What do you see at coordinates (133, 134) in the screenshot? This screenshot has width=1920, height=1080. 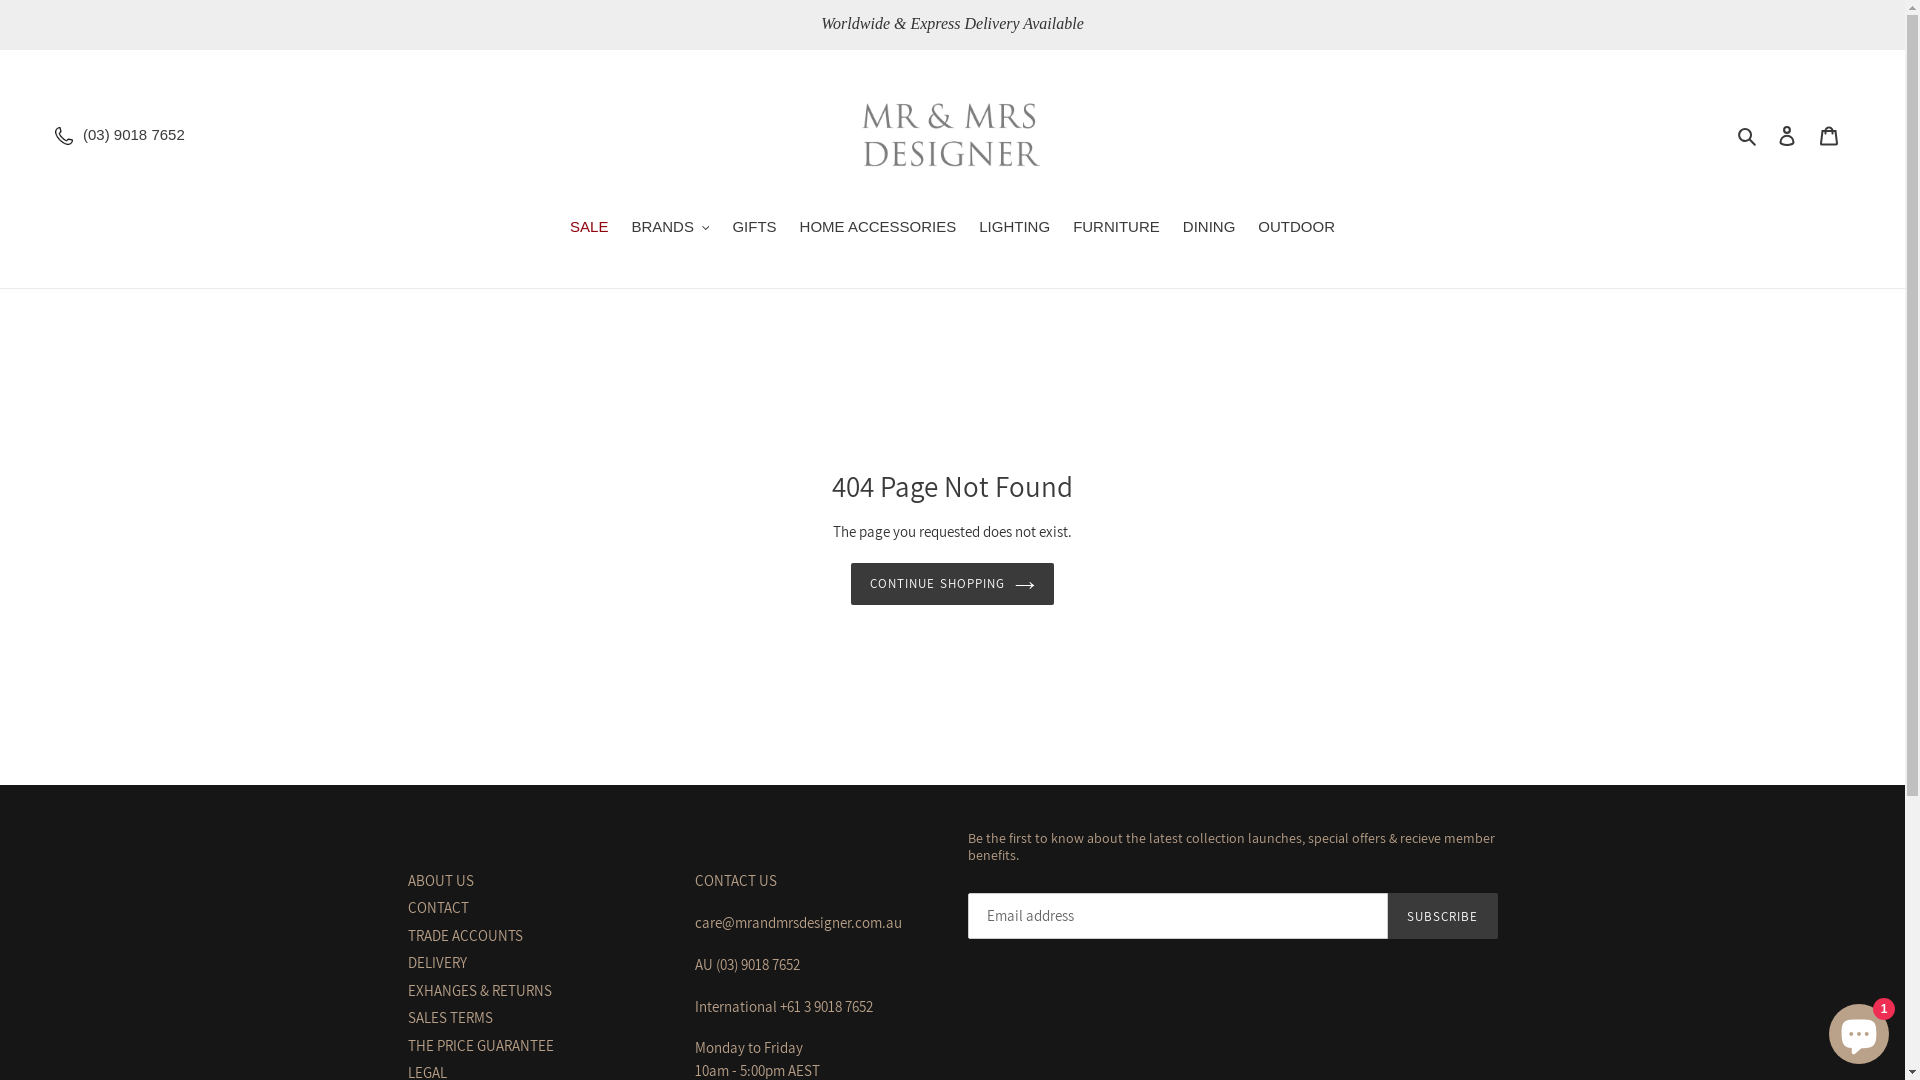 I see `'(03) 9018 7652'` at bounding box center [133, 134].